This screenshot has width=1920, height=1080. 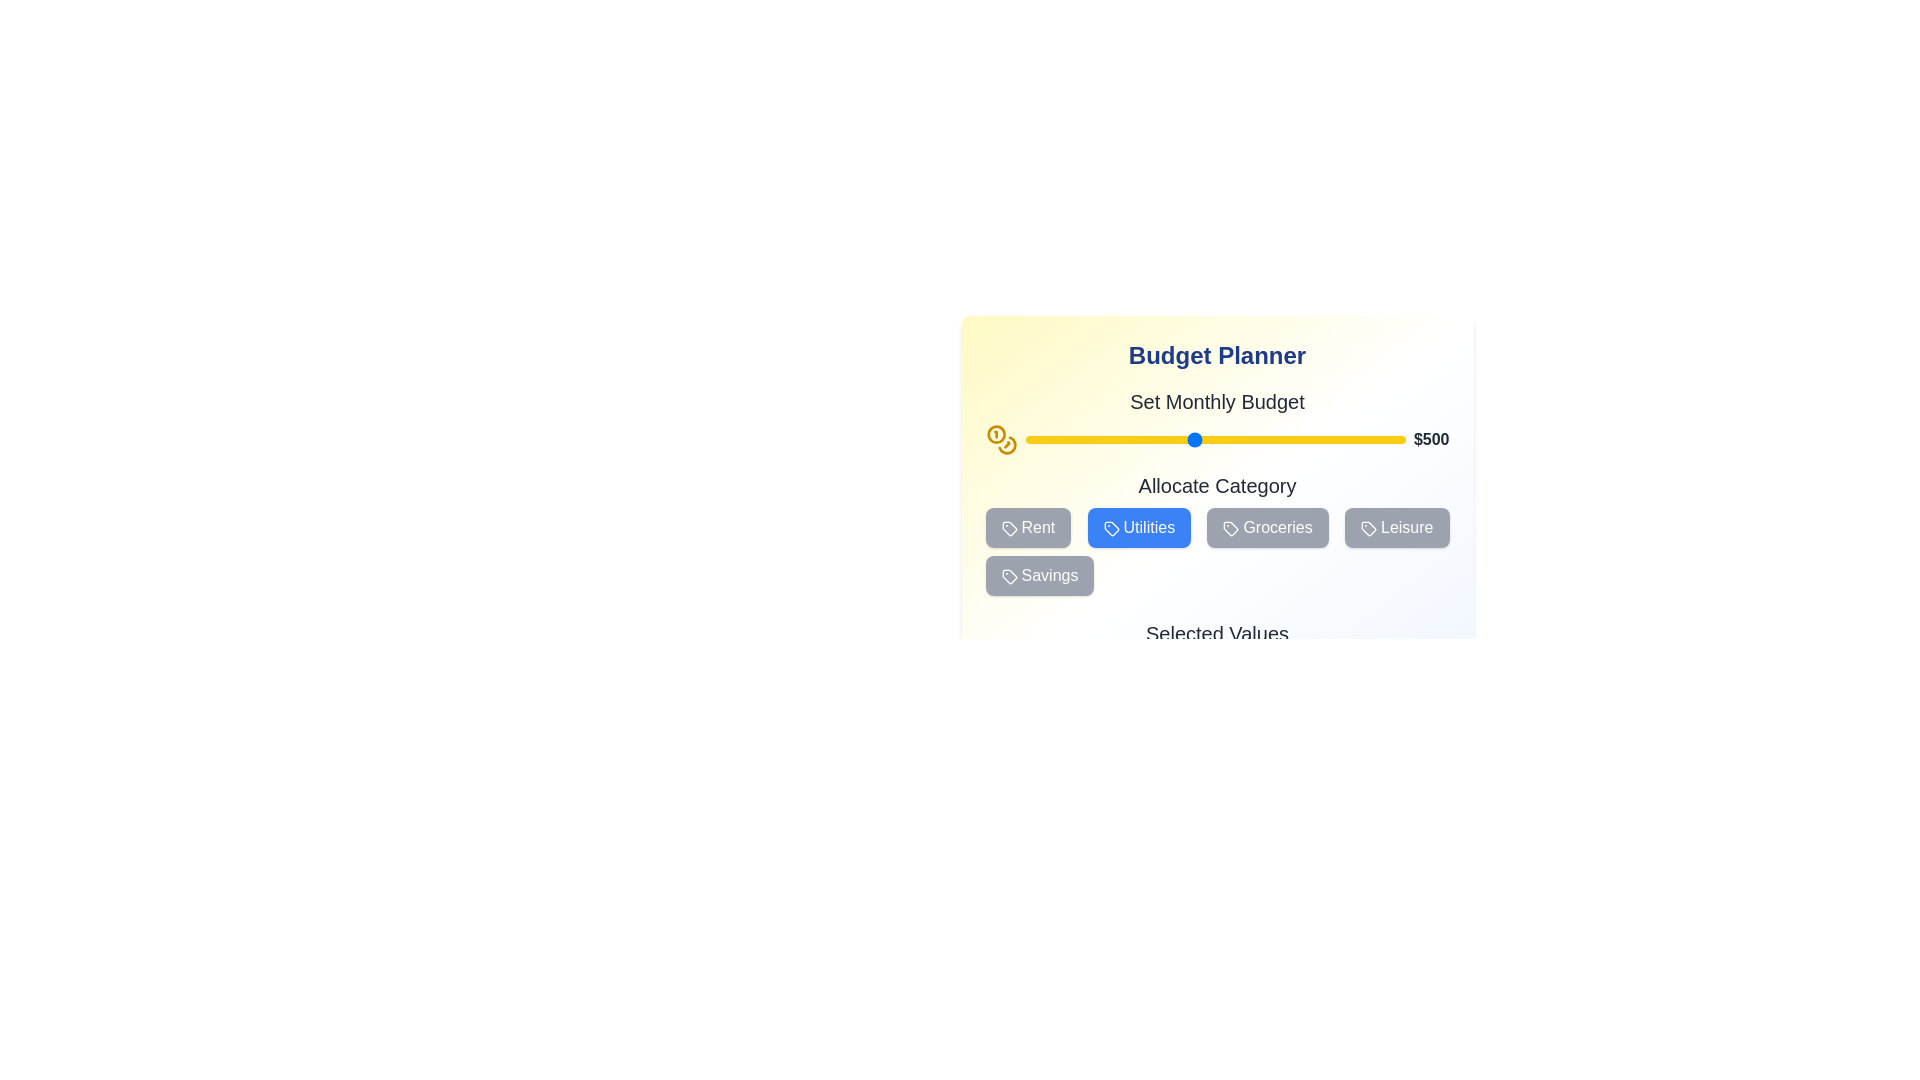 I want to click on the 'Utilities' icon in the 'Allocate Category' section, which is positioned in the middle row and is the second button from the left, so click(x=1110, y=527).